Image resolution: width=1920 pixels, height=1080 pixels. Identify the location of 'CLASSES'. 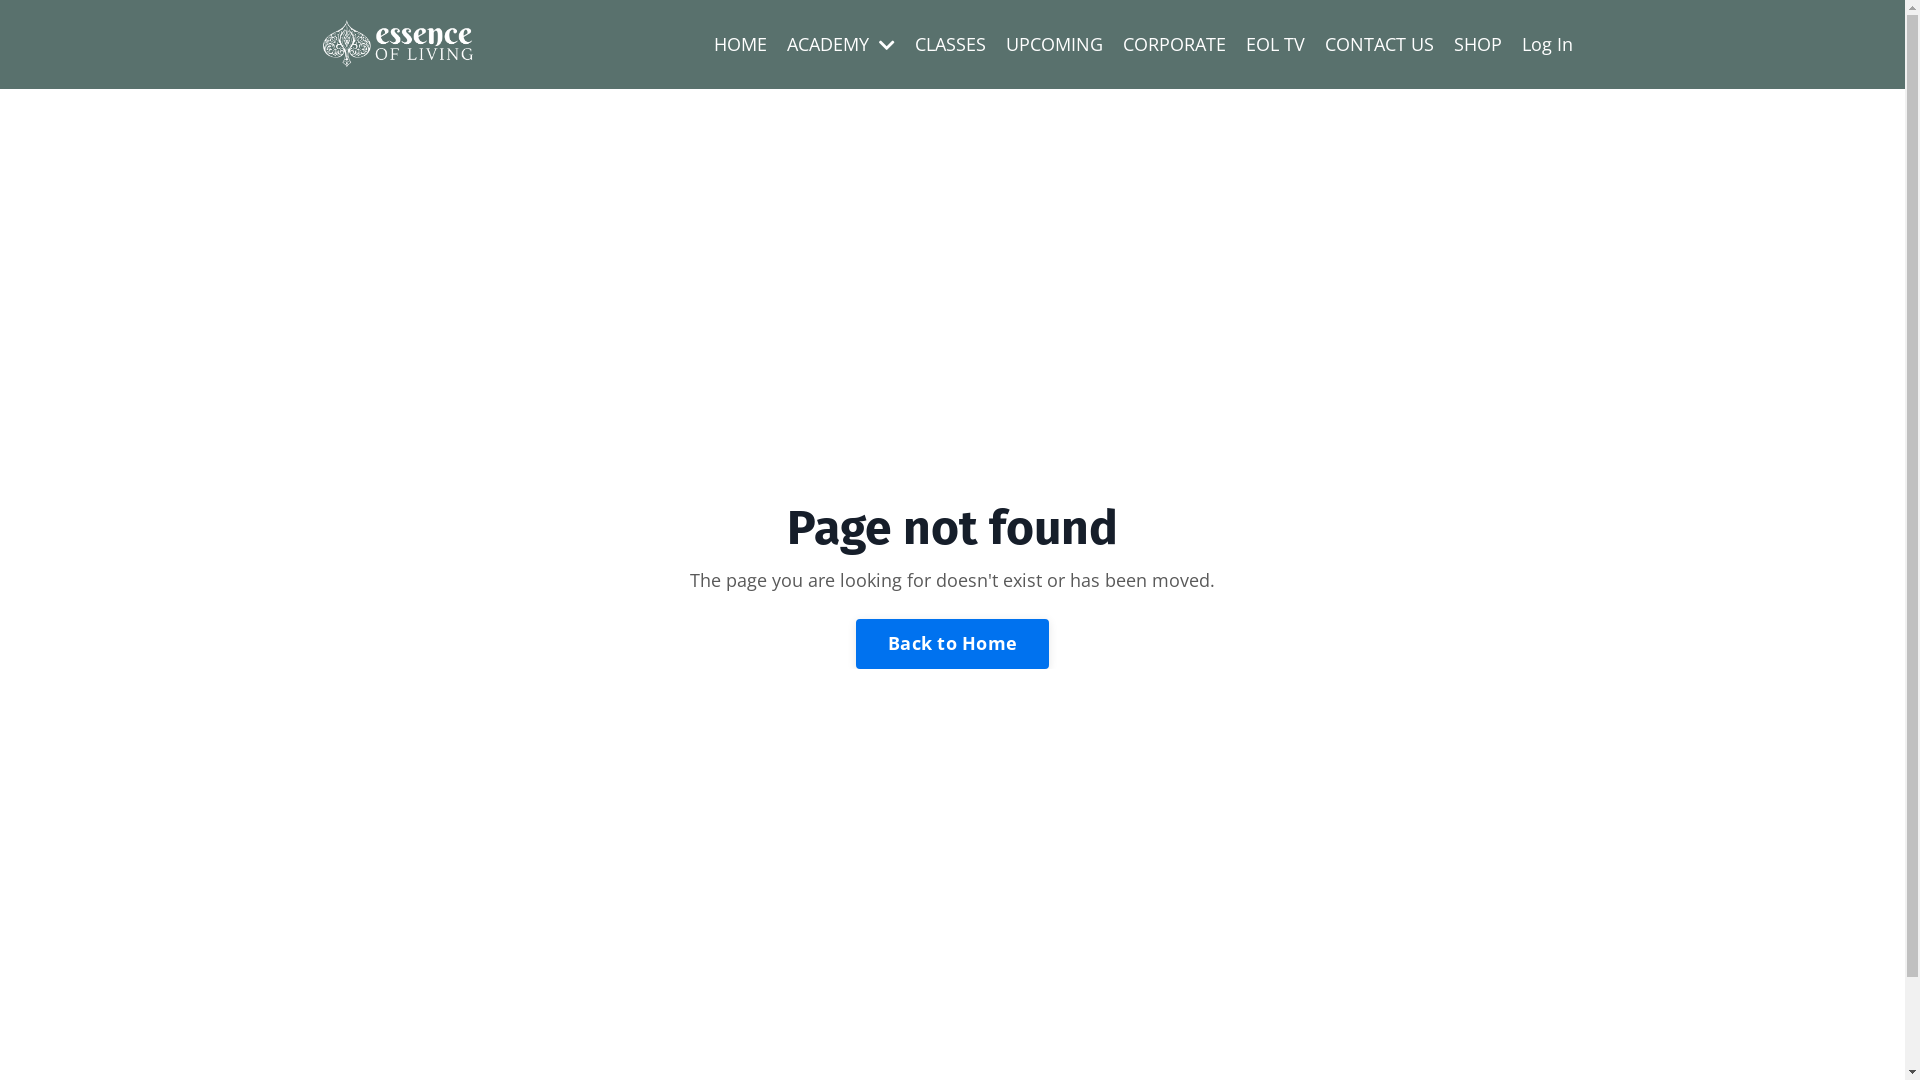
(948, 44).